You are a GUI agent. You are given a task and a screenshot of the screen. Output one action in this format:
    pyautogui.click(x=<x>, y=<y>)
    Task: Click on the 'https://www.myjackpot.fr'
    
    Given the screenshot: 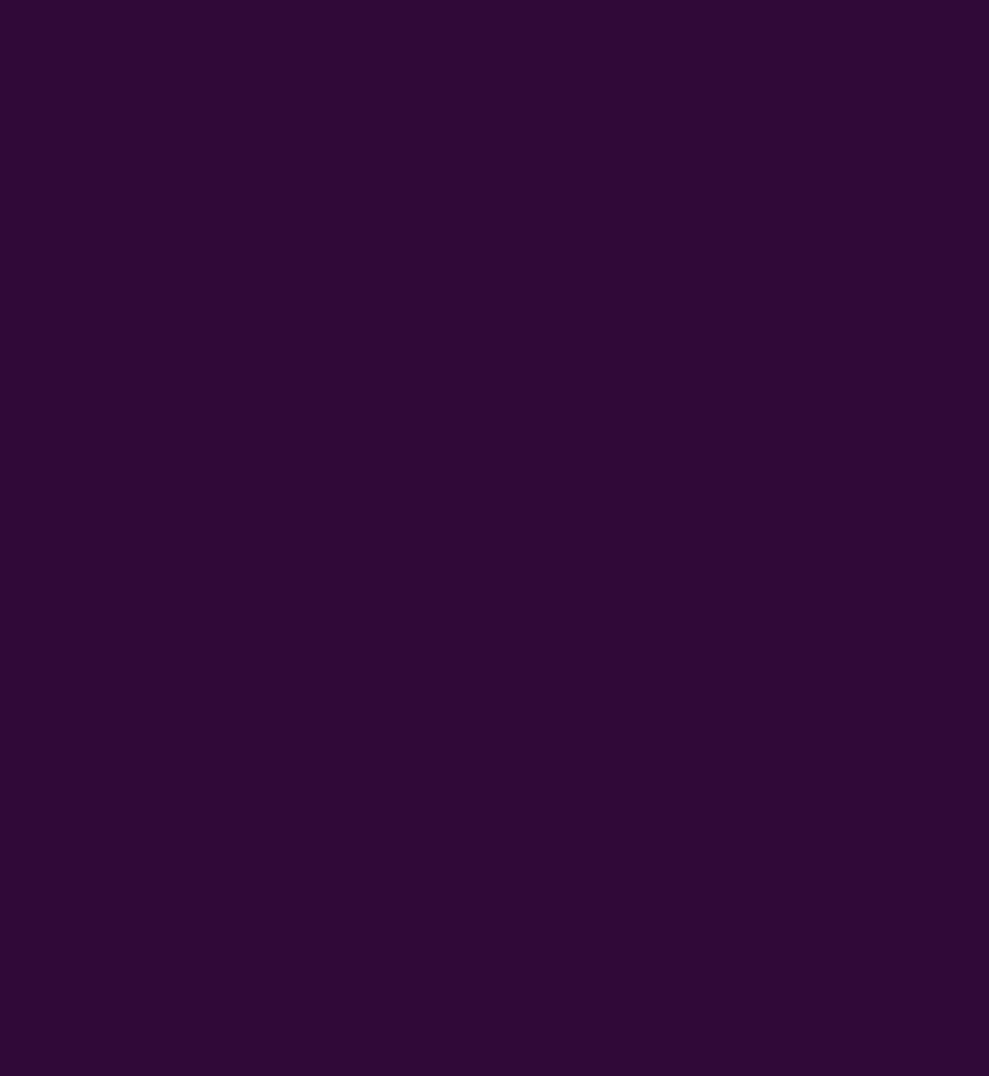 What is the action you would take?
    pyautogui.click(x=458, y=938)
    